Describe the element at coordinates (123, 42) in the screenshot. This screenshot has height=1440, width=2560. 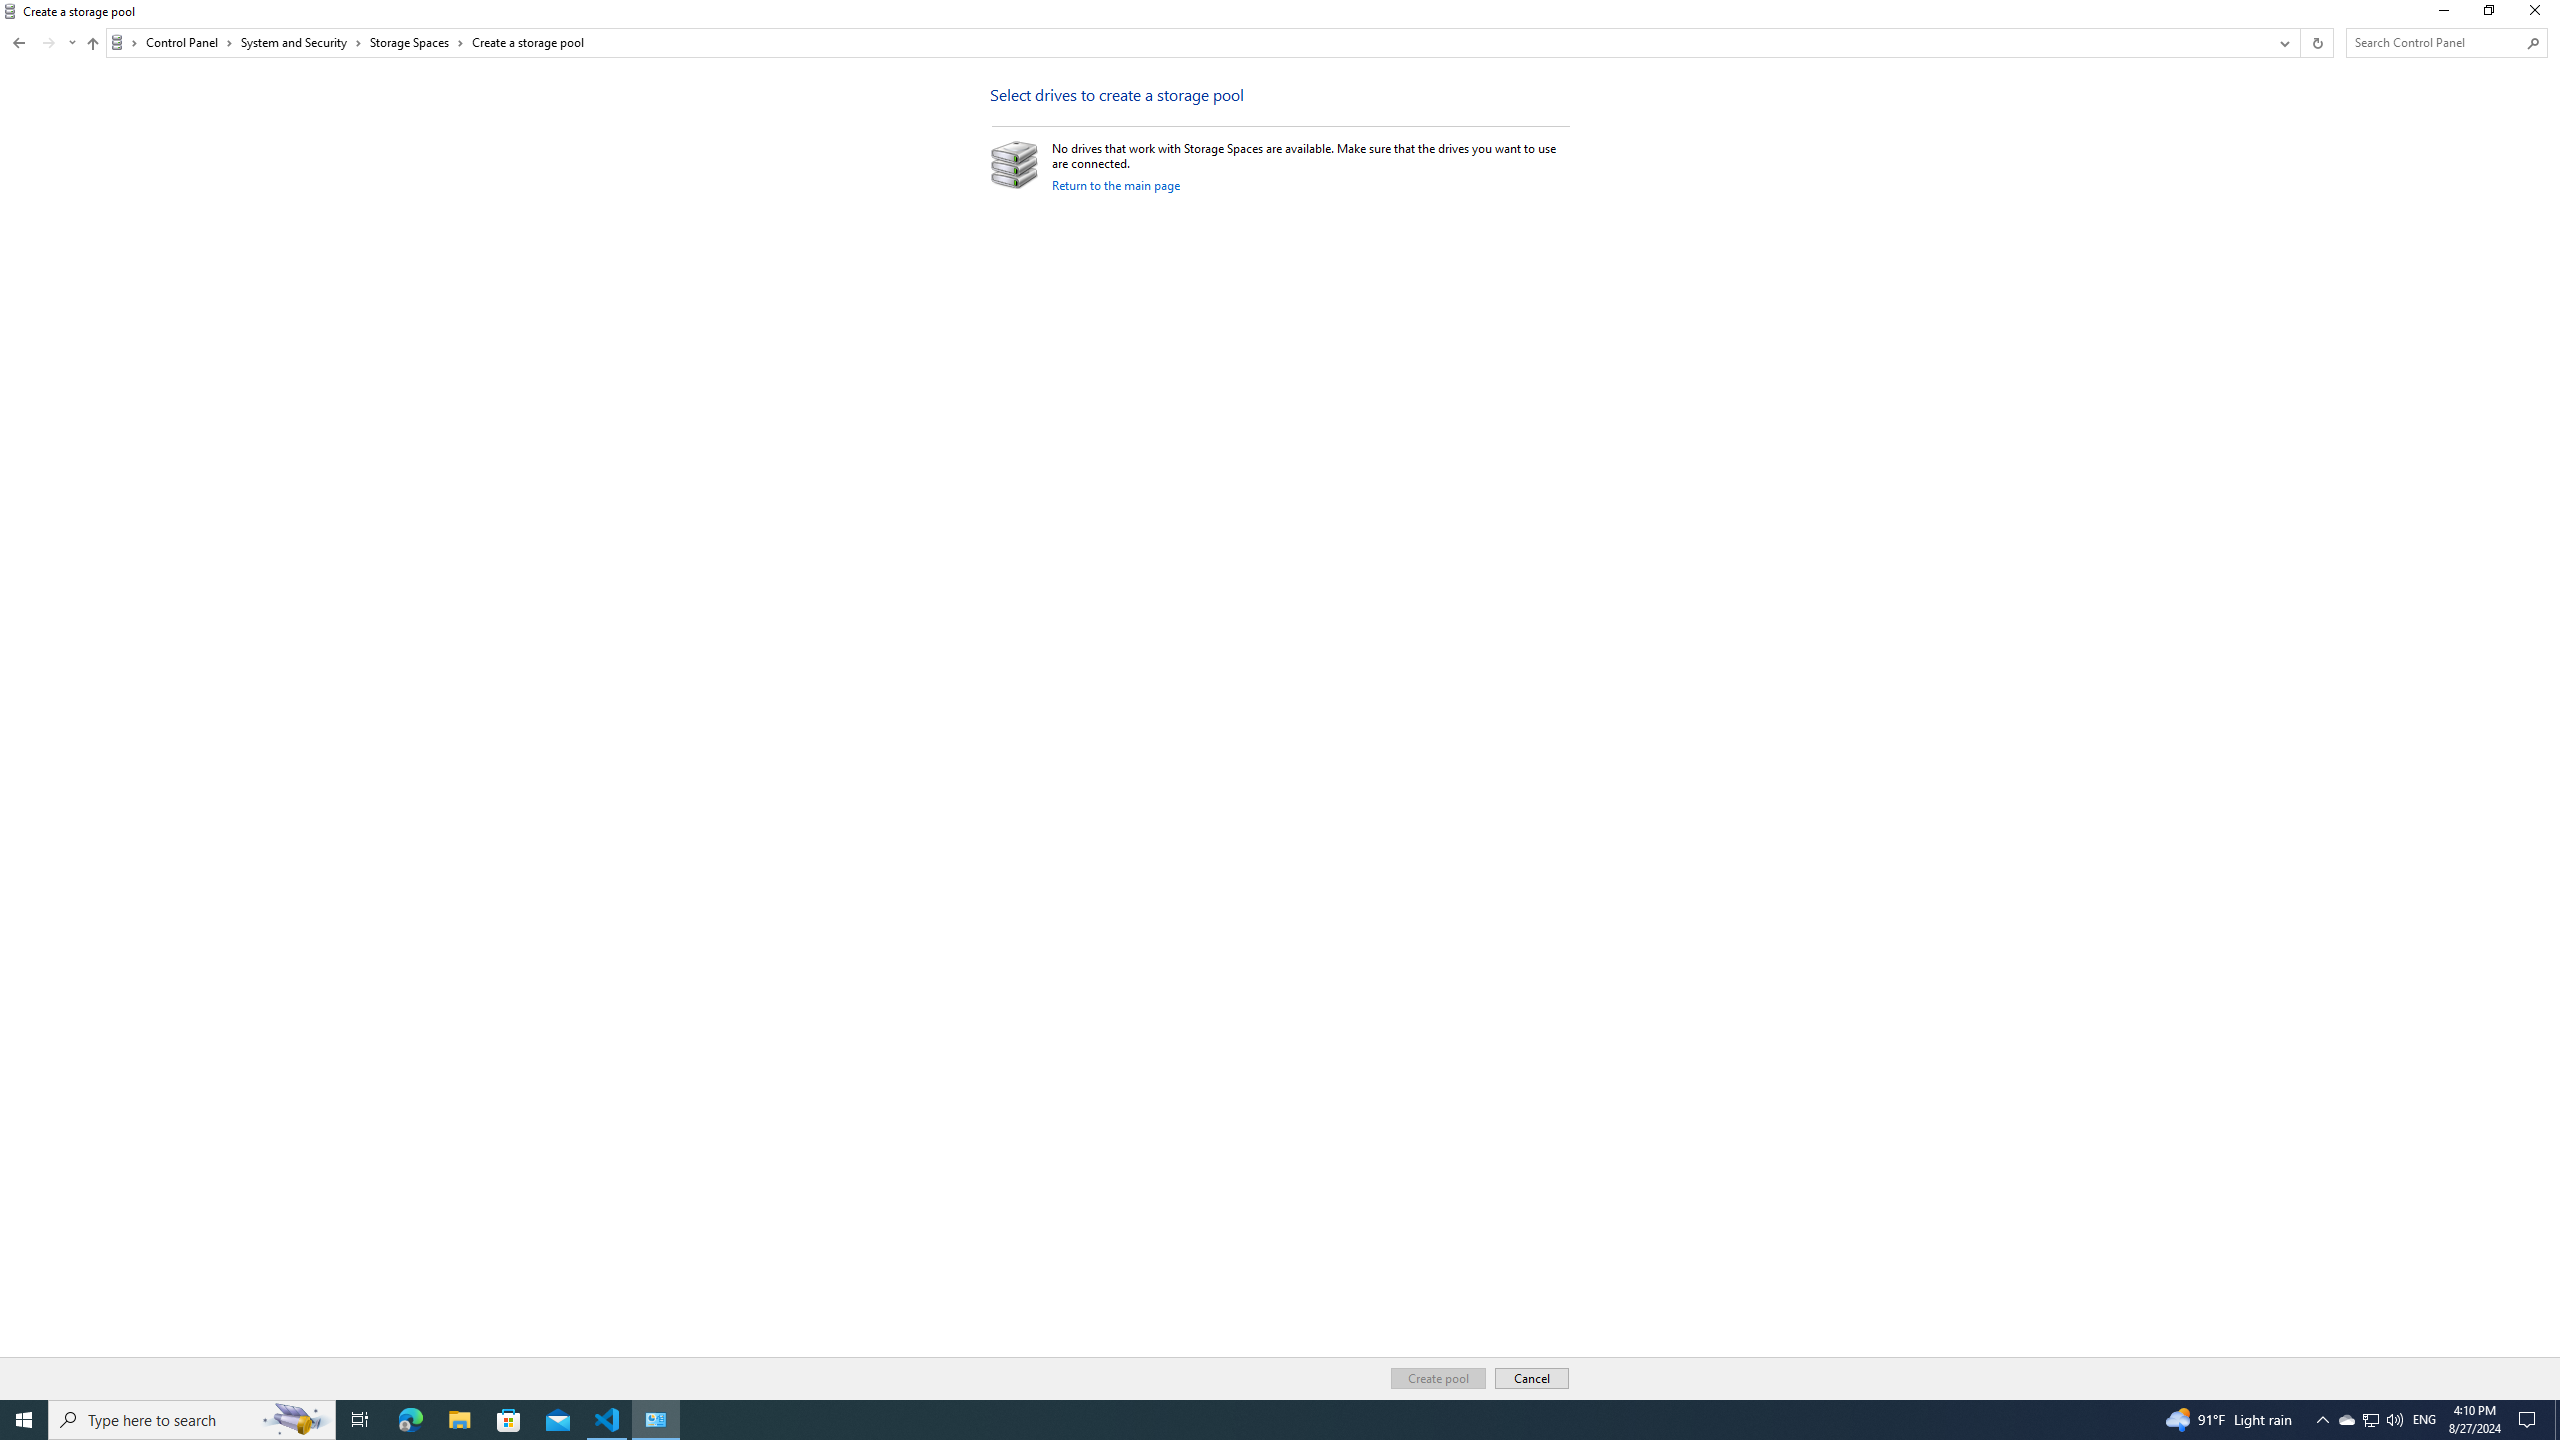
I see `'All locations'` at that location.